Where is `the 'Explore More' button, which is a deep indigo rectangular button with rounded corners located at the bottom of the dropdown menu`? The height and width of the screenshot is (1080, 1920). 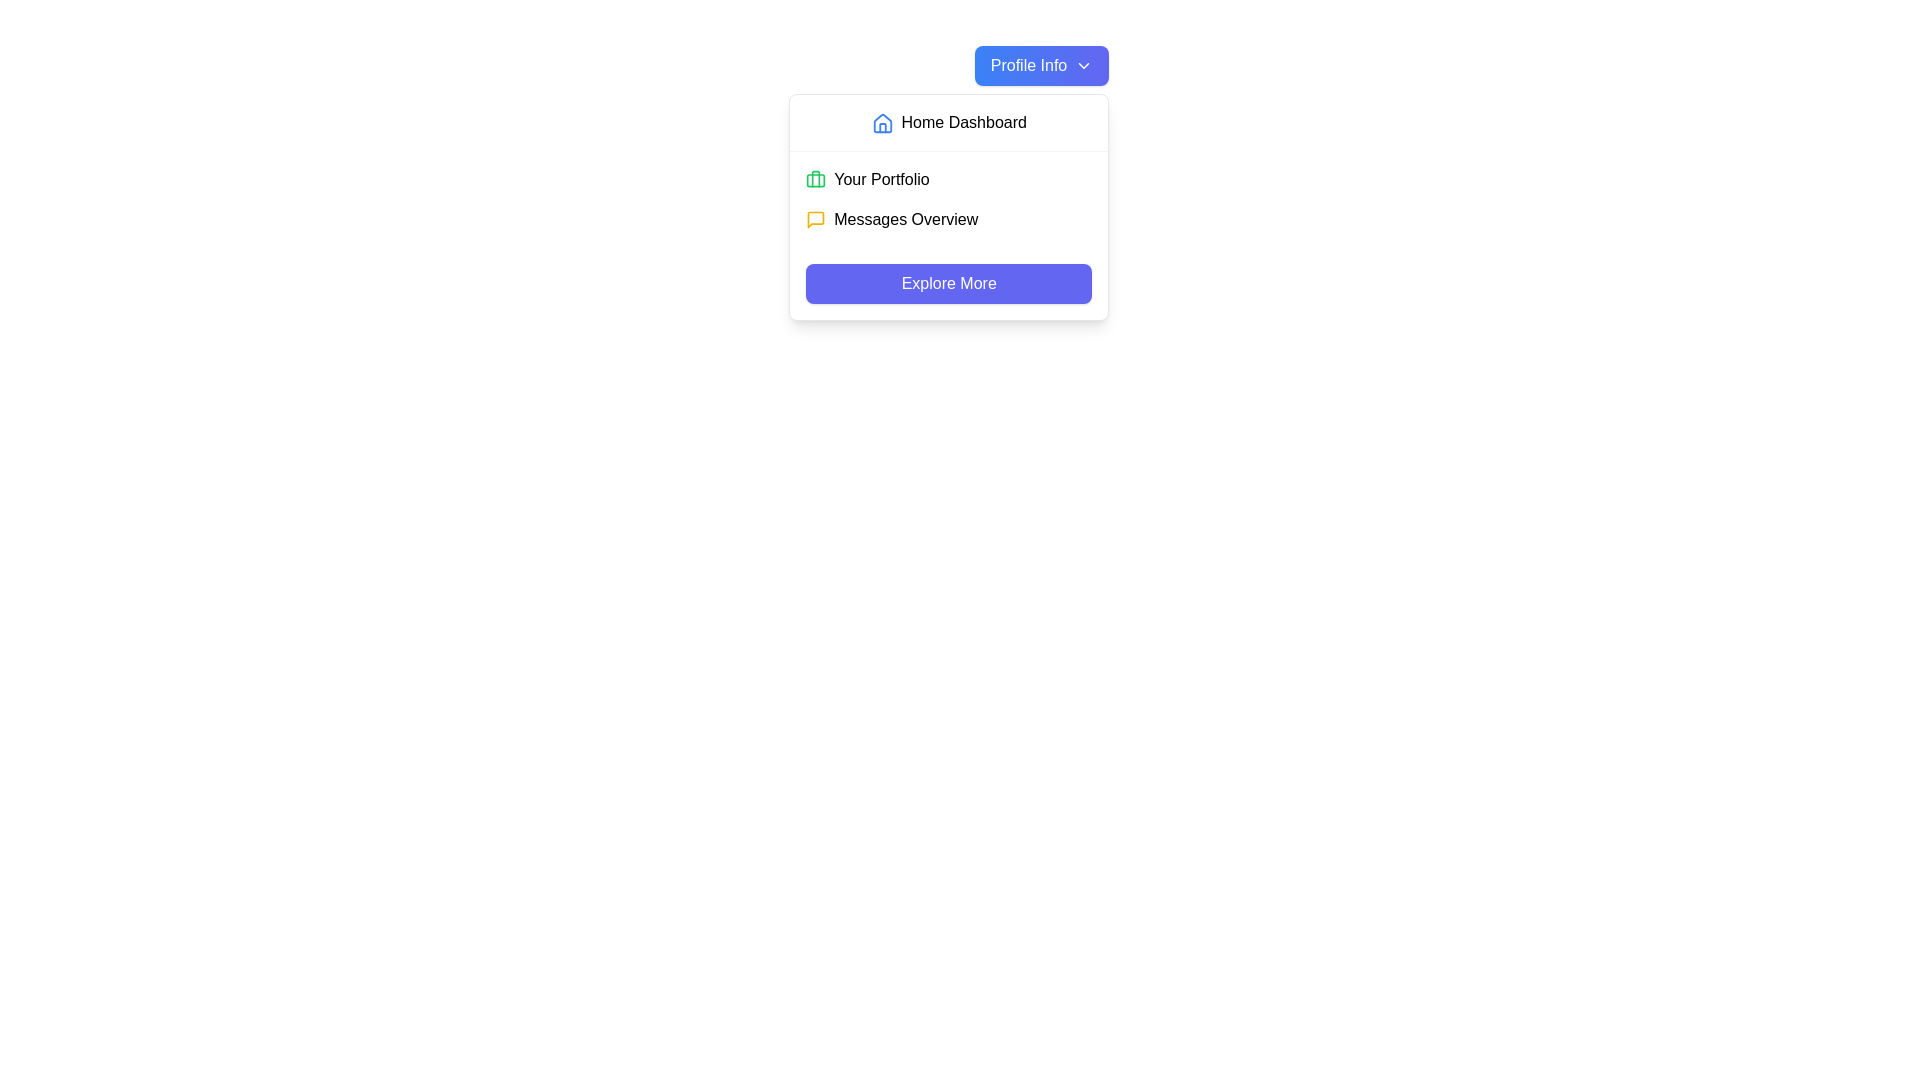 the 'Explore More' button, which is a deep indigo rectangular button with rounded corners located at the bottom of the dropdown menu is located at coordinates (948, 284).